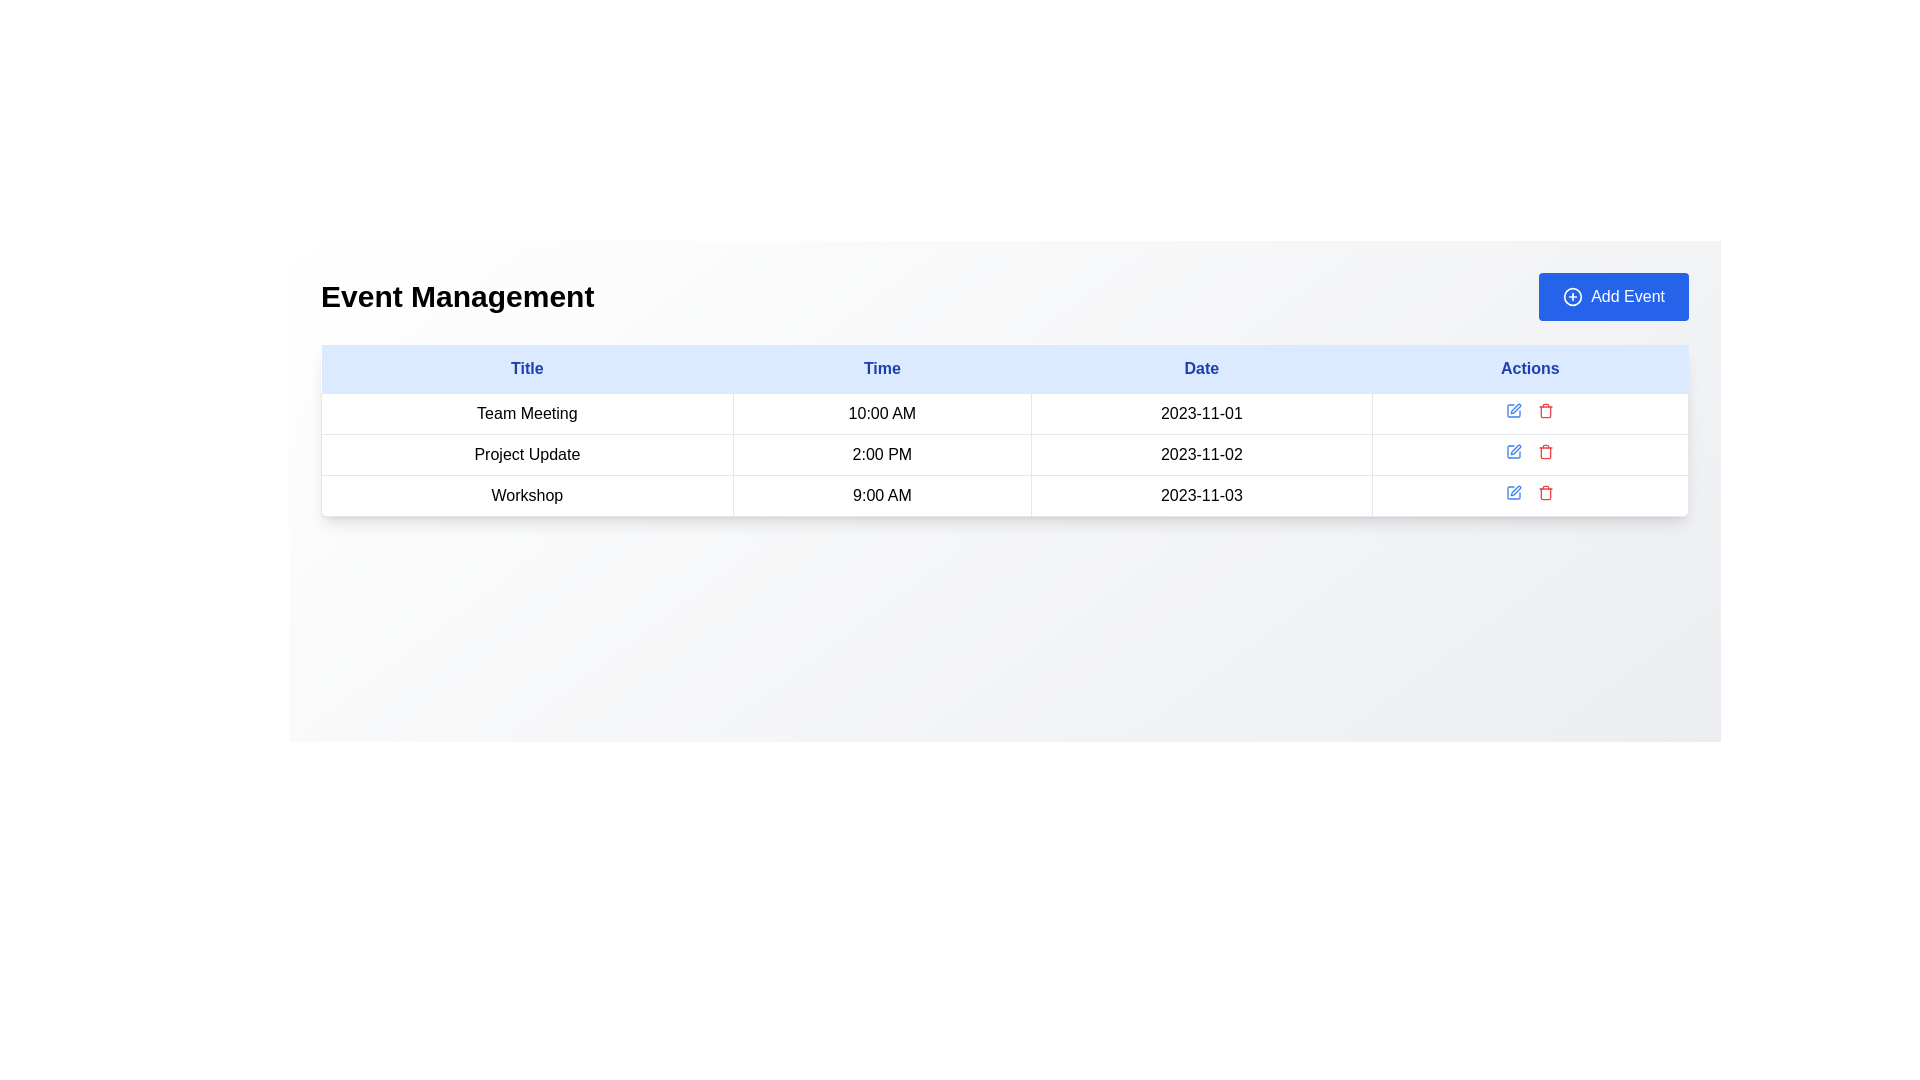 The image size is (1920, 1080). Describe the element at coordinates (1200, 455) in the screenshot. I see `the table cell displaying the date of the event located in the third column of the second row, which is non-interactive and informative` at that location.